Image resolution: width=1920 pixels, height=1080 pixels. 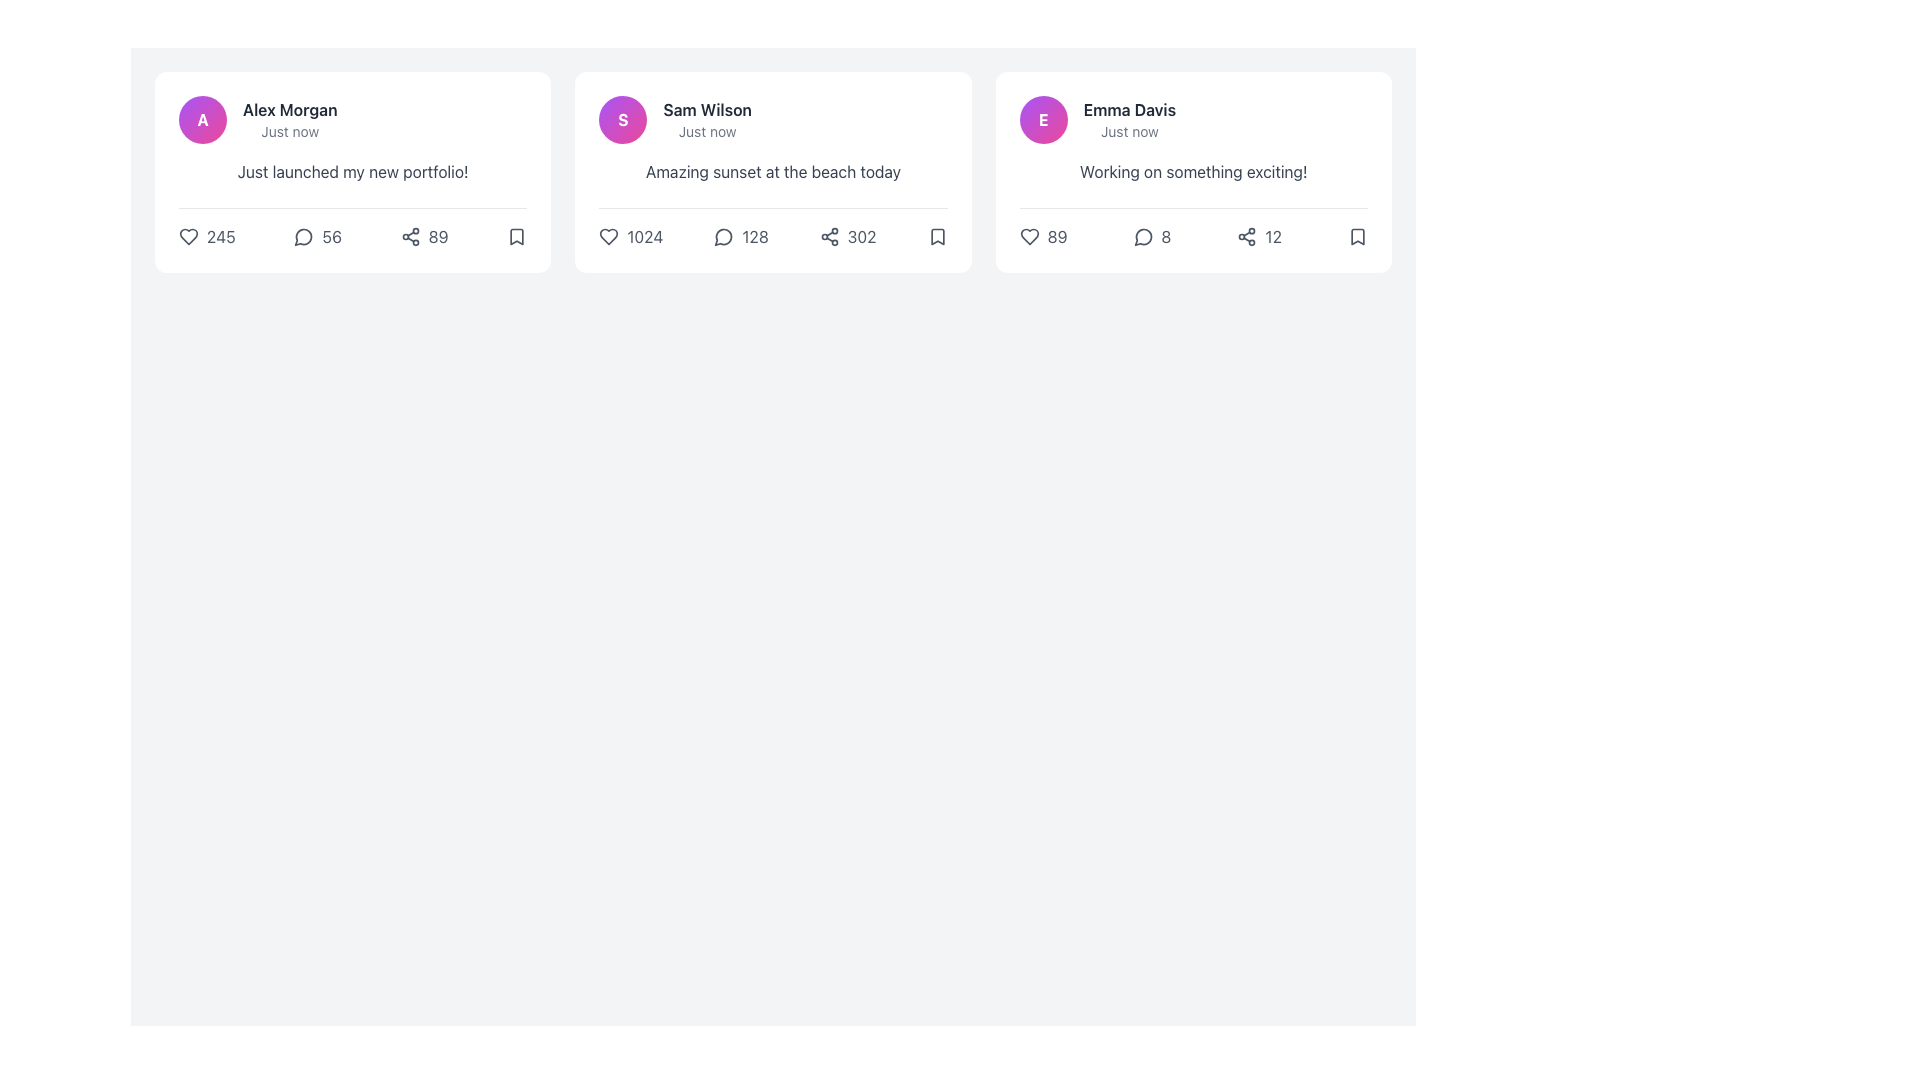 What do you see at coordinates (423, 235) in the screenshot?
I see `the share button located in the bottom right of the post card labeled 'Alex Morgan'` at bounding box center [423, 235].